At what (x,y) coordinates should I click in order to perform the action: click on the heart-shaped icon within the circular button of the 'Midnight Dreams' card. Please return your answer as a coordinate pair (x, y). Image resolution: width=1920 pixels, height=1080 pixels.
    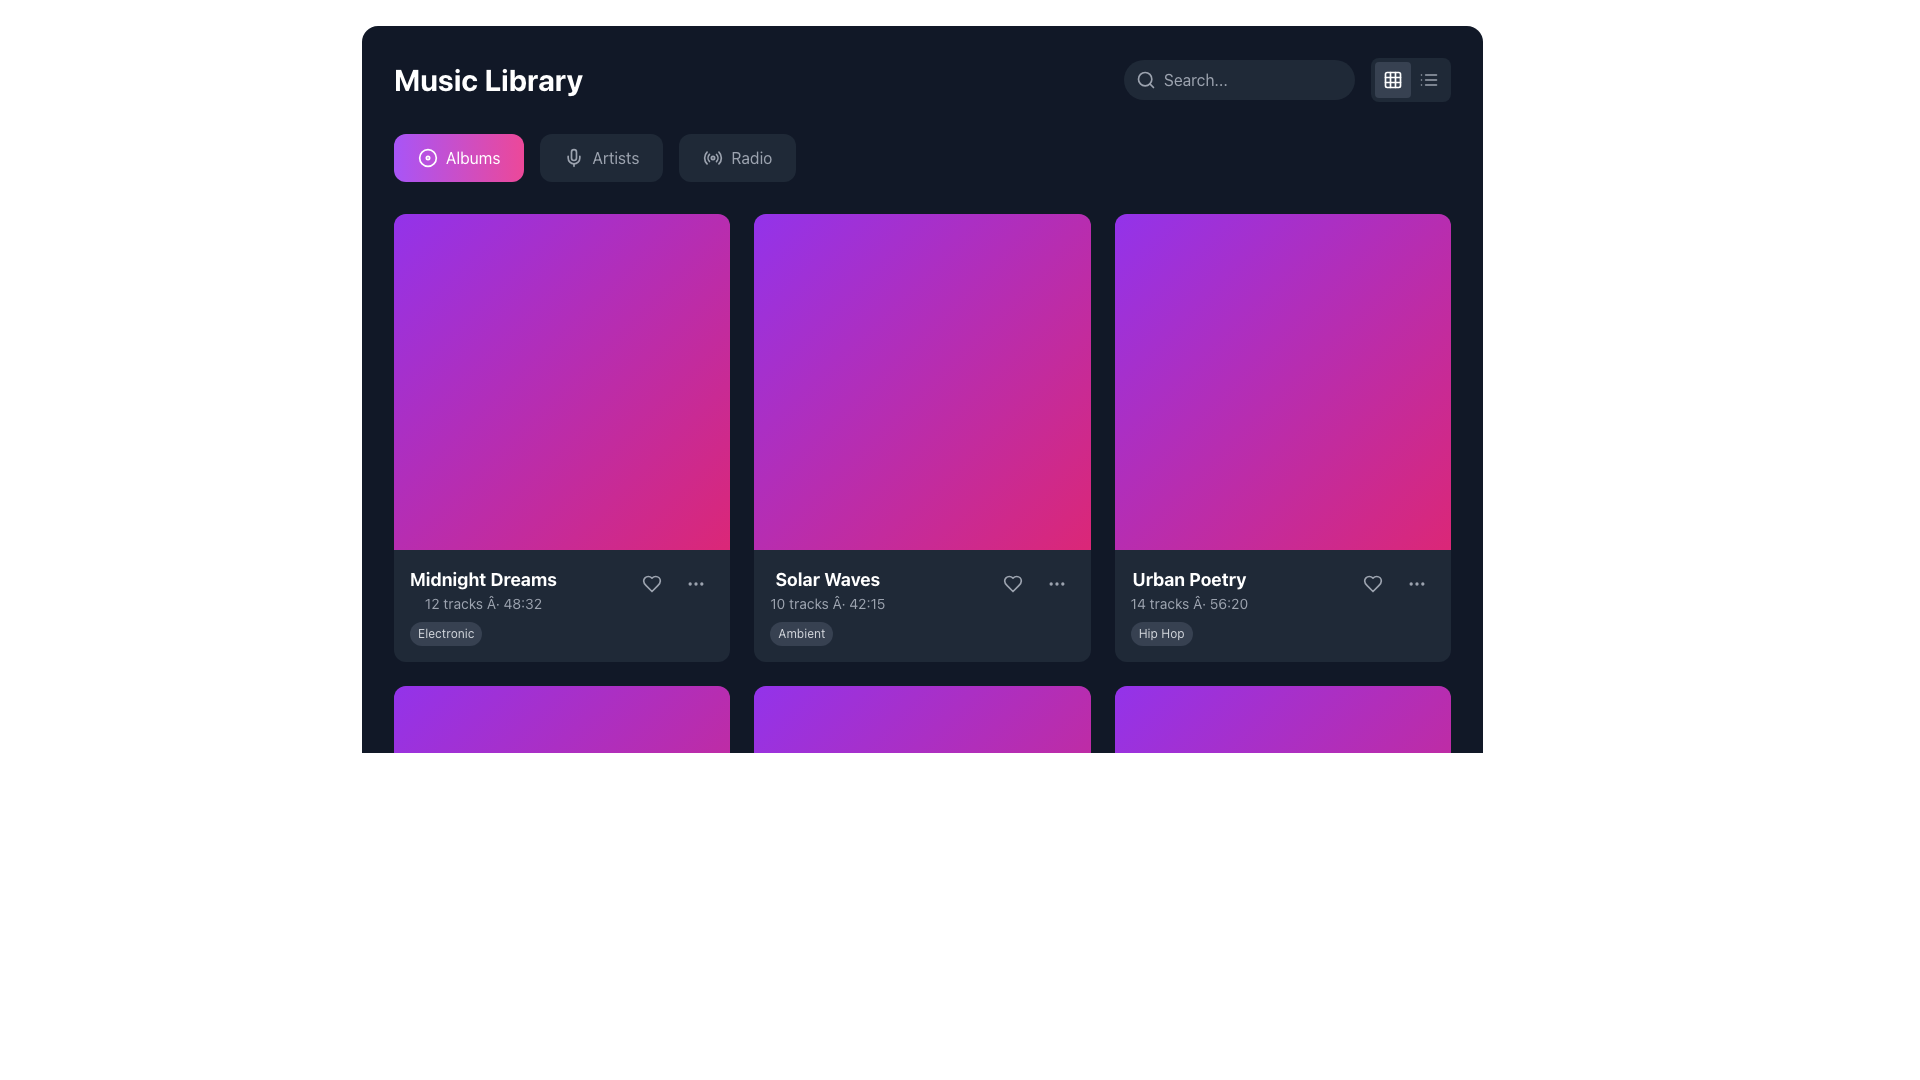
    Looking at the image, I should click on (652, 584).